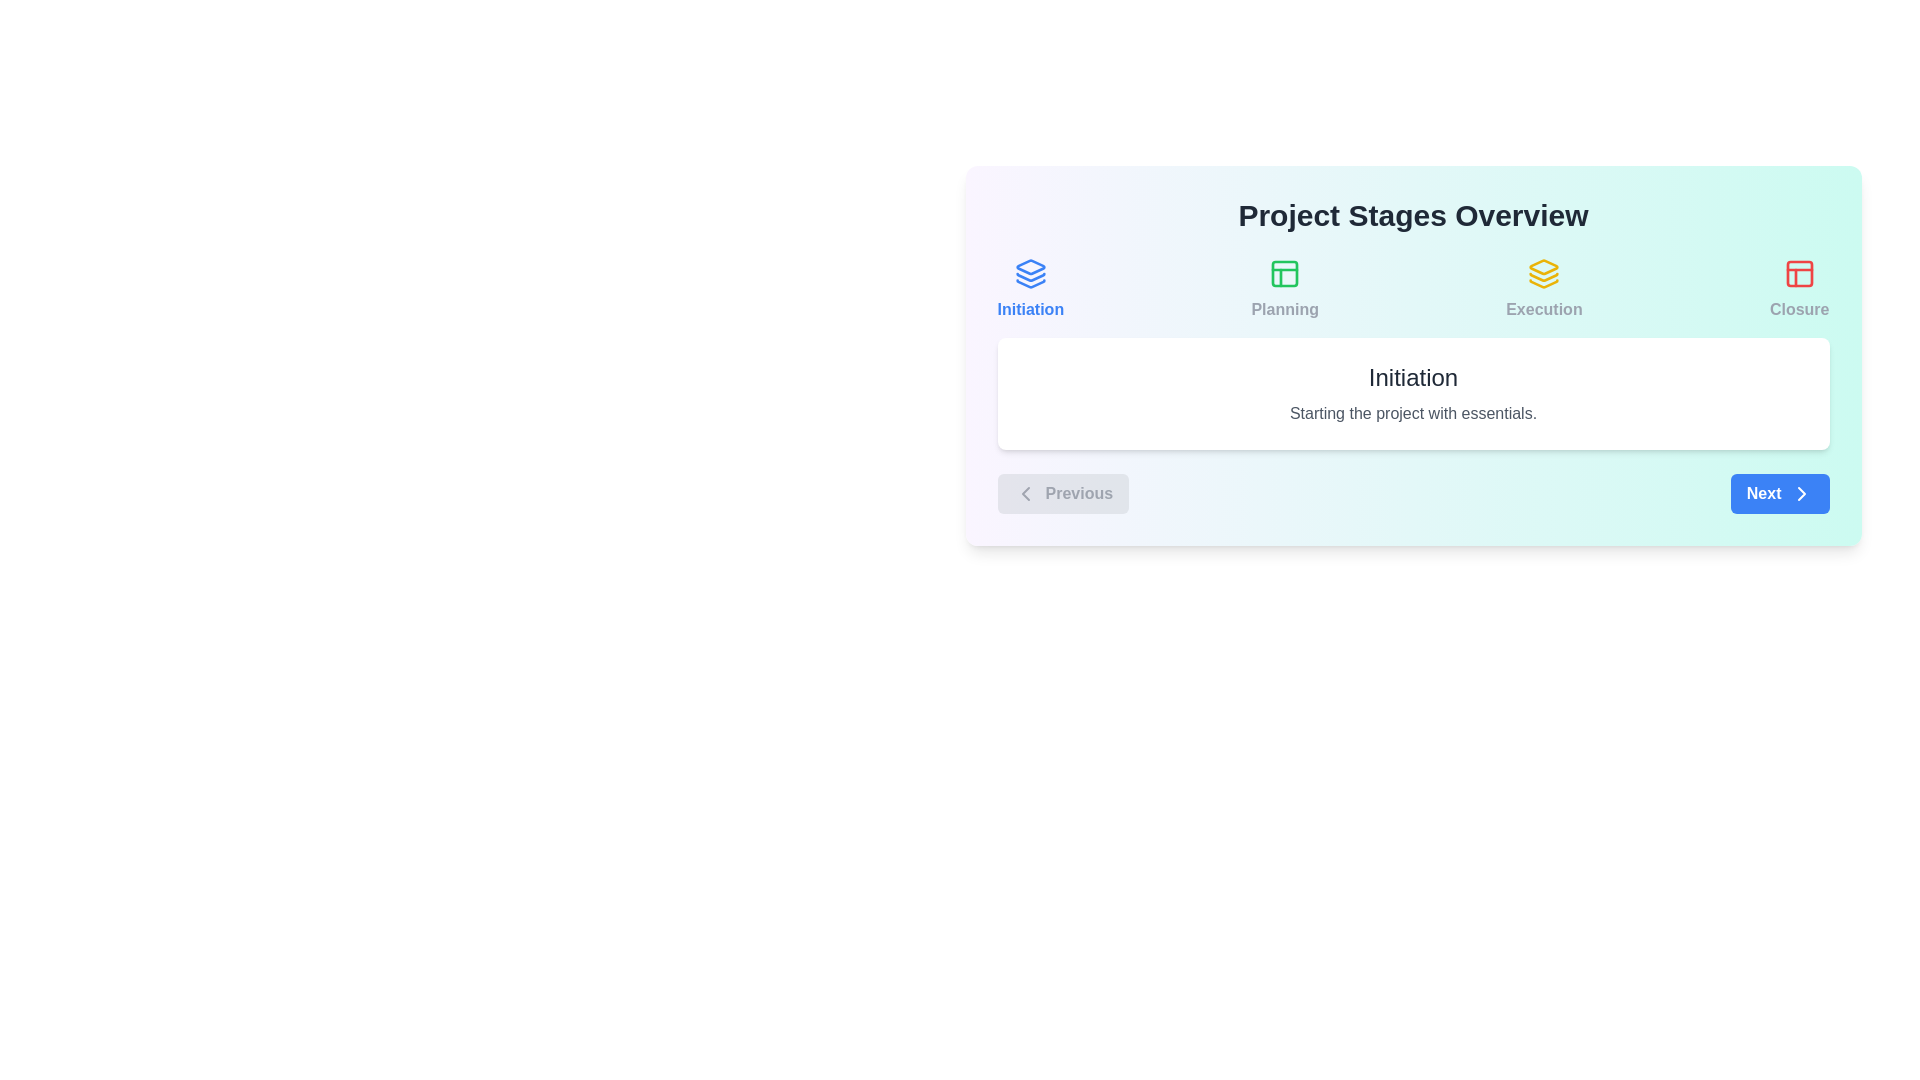  I want to click on the 'Execution' navigational link icon in the 'Project Stages Overview' section, which is the third column from the left, positioned between 'Planning' and 'Closure', so click(1543, 289).